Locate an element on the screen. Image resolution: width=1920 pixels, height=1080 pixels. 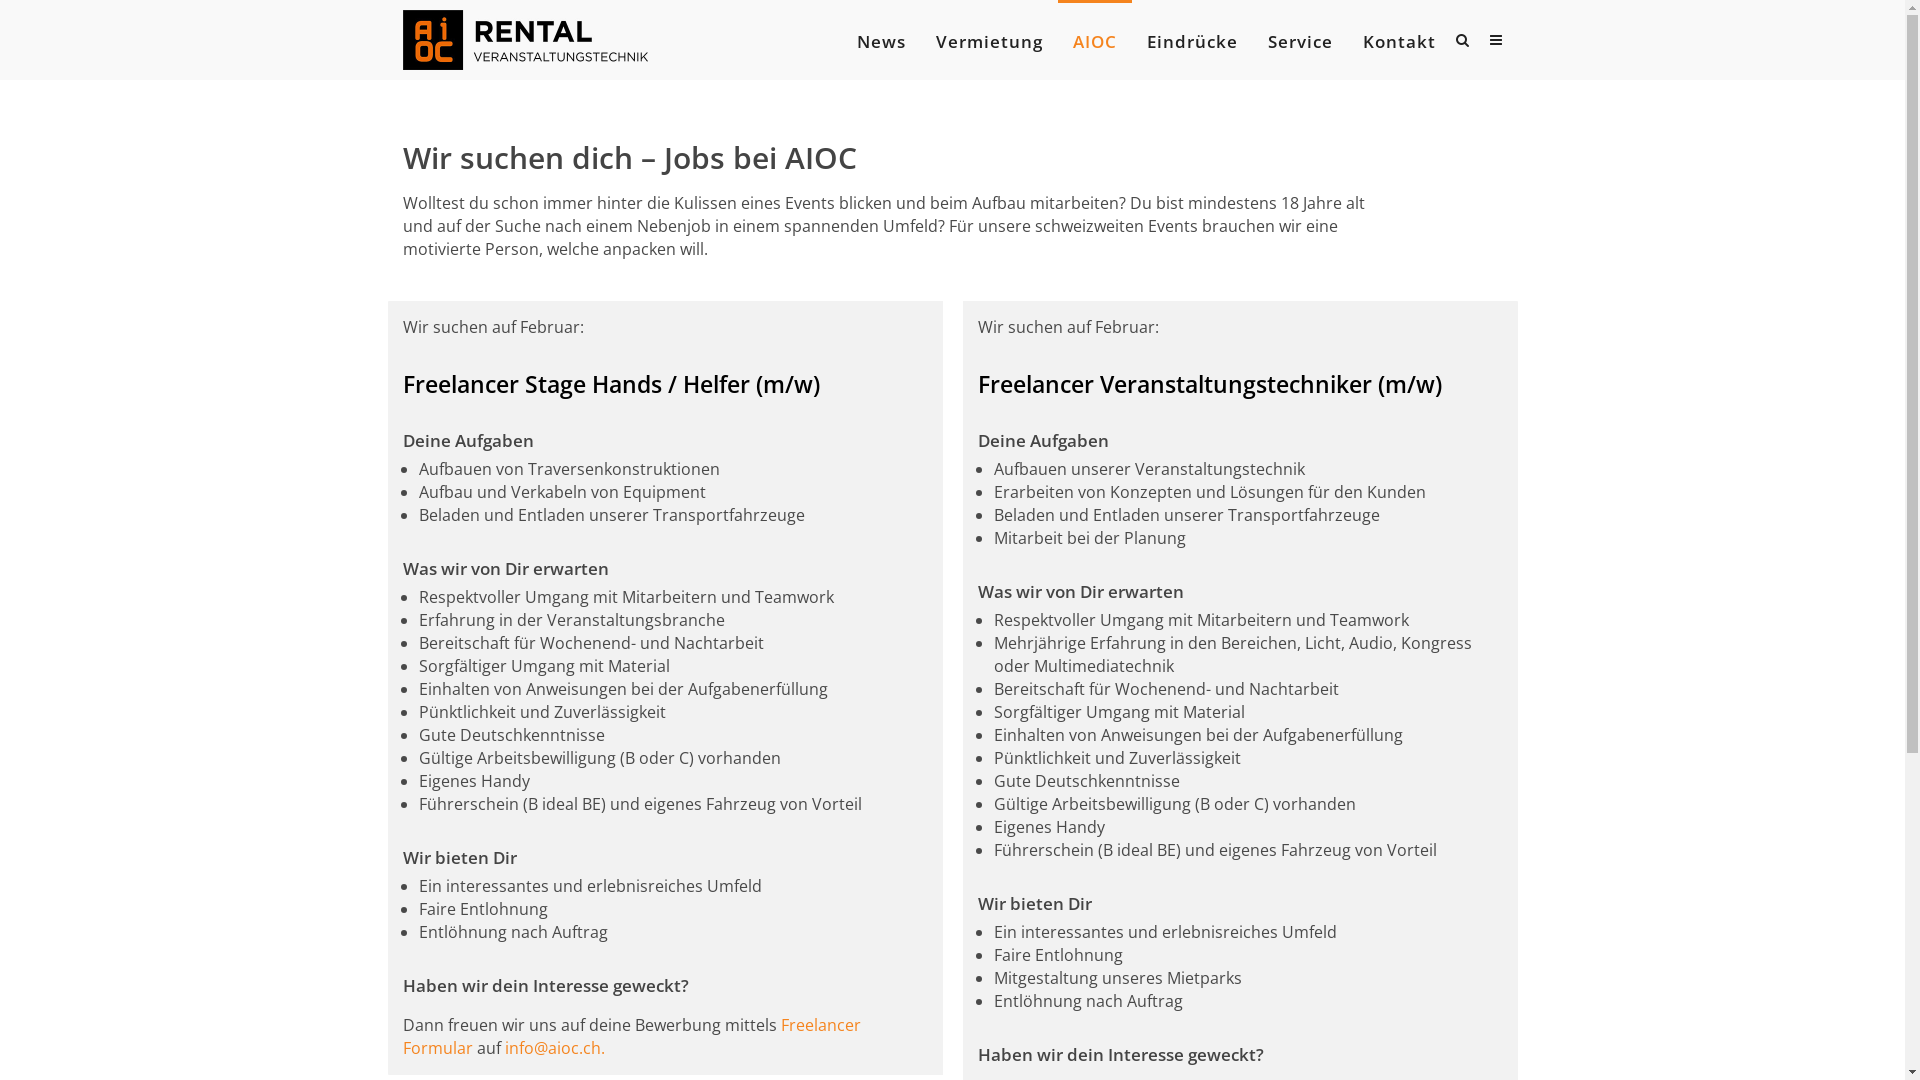
'Kontakt' is located at coordinates (1397, 42).